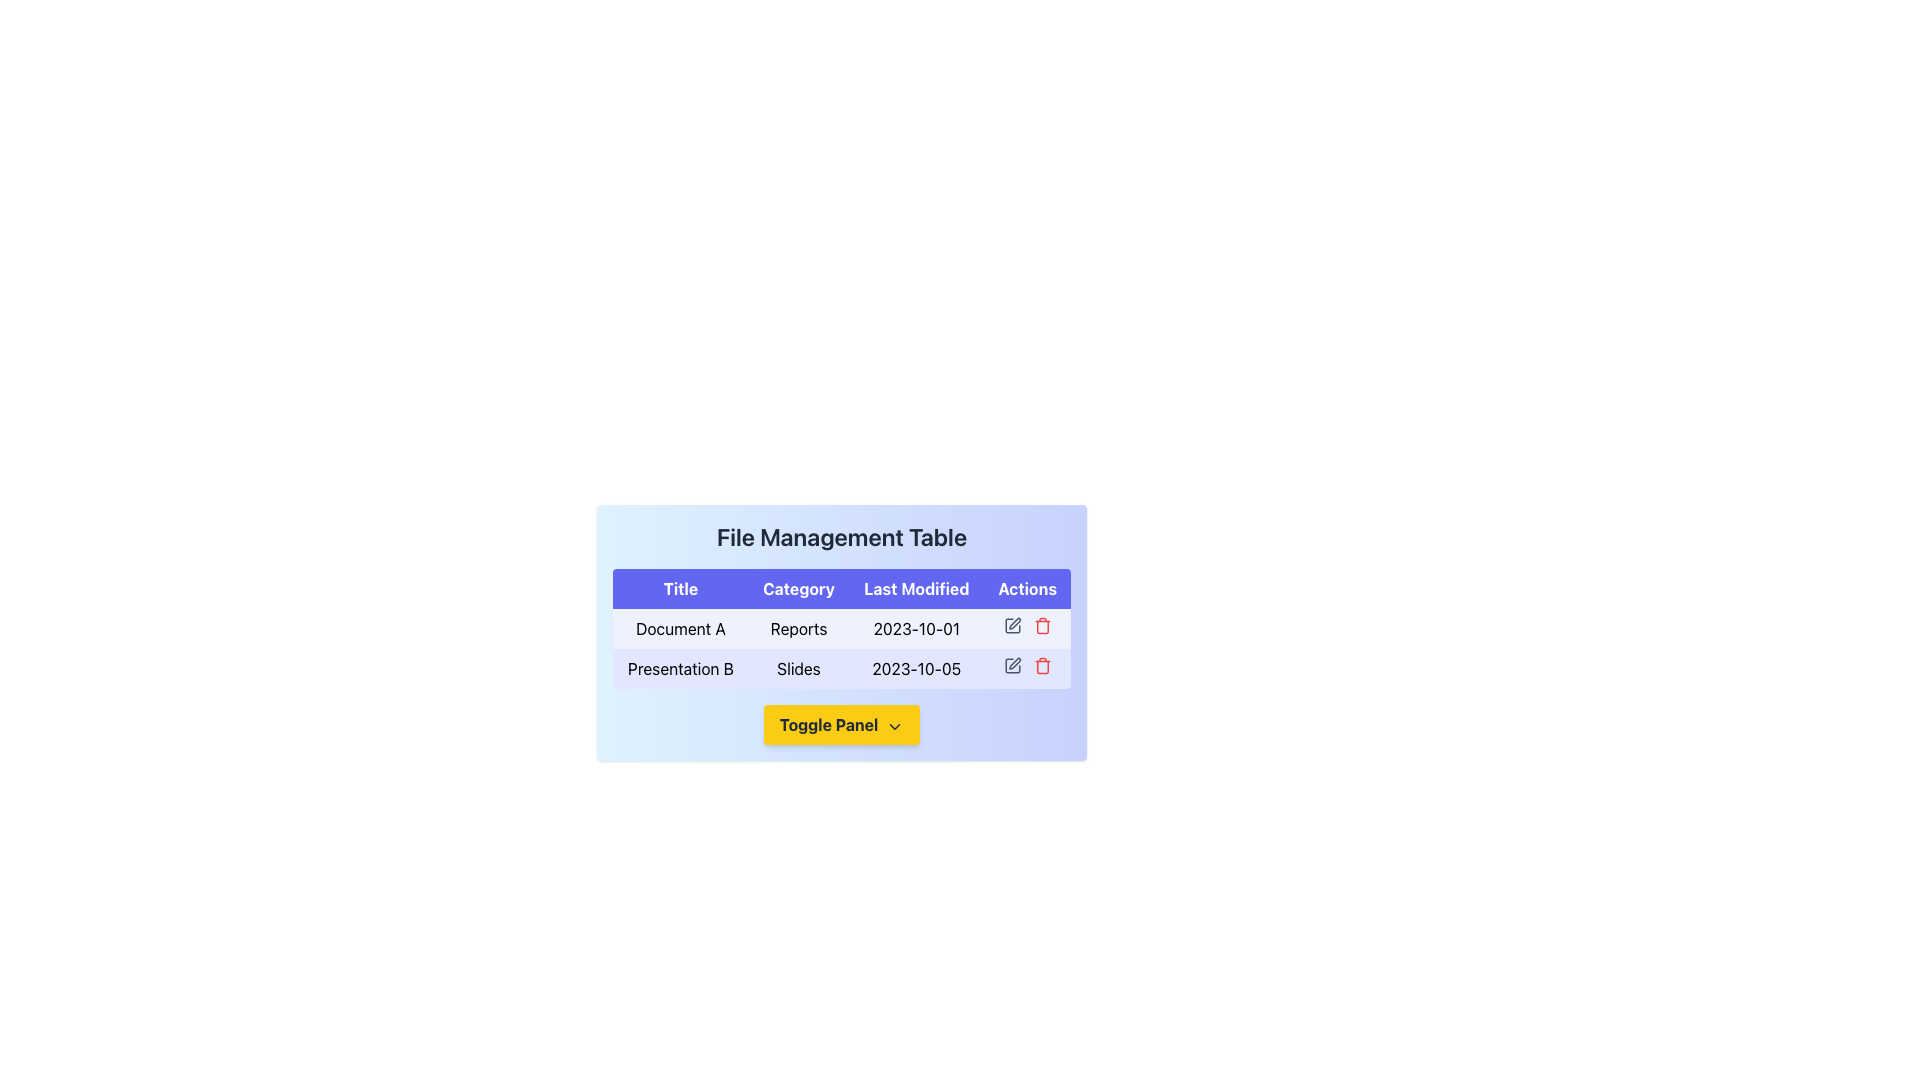 This screenshot has height=1080, width=1920. I want to click on the 'Actions' label, which is a rectangular area with a solid purple background and contains white text, located in the header row of the 'File Management Table' as the fourth column header, so click(1027, 588).